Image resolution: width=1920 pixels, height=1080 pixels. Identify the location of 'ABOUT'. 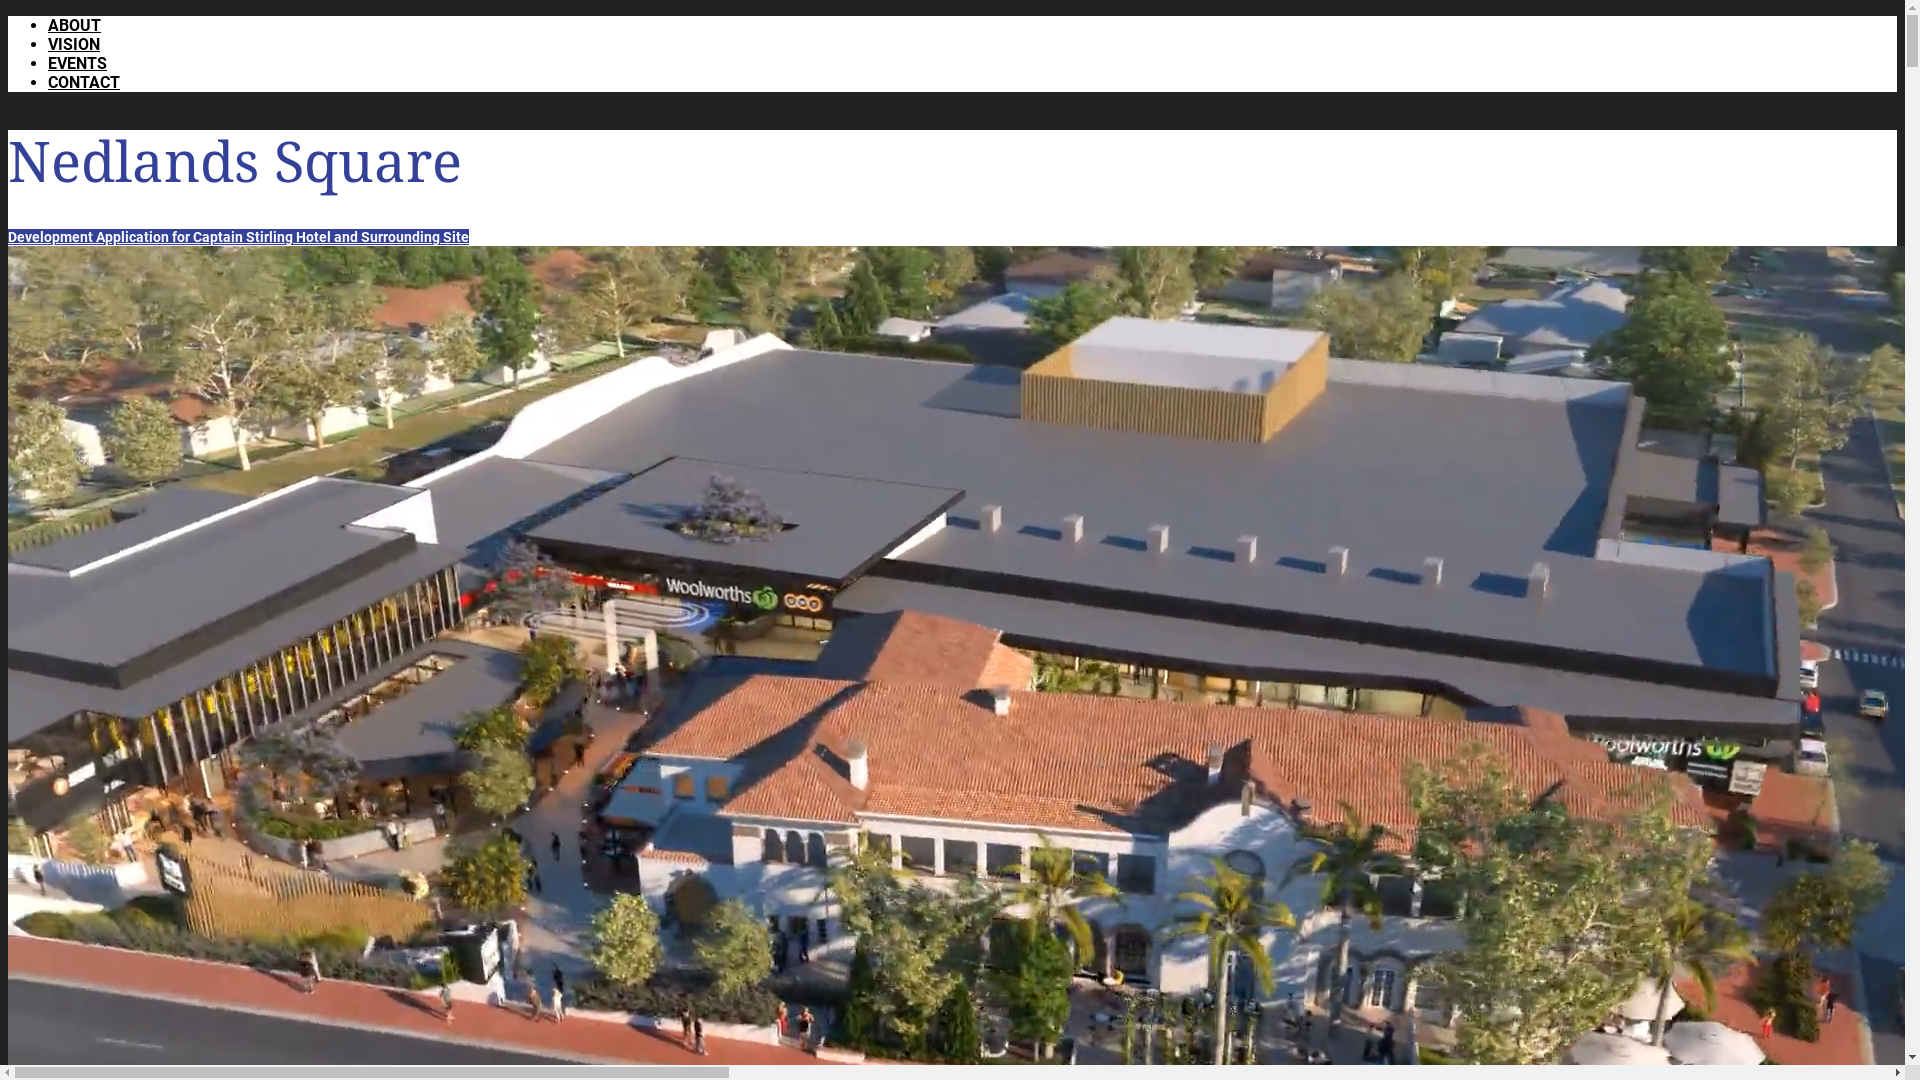
(74, 25).